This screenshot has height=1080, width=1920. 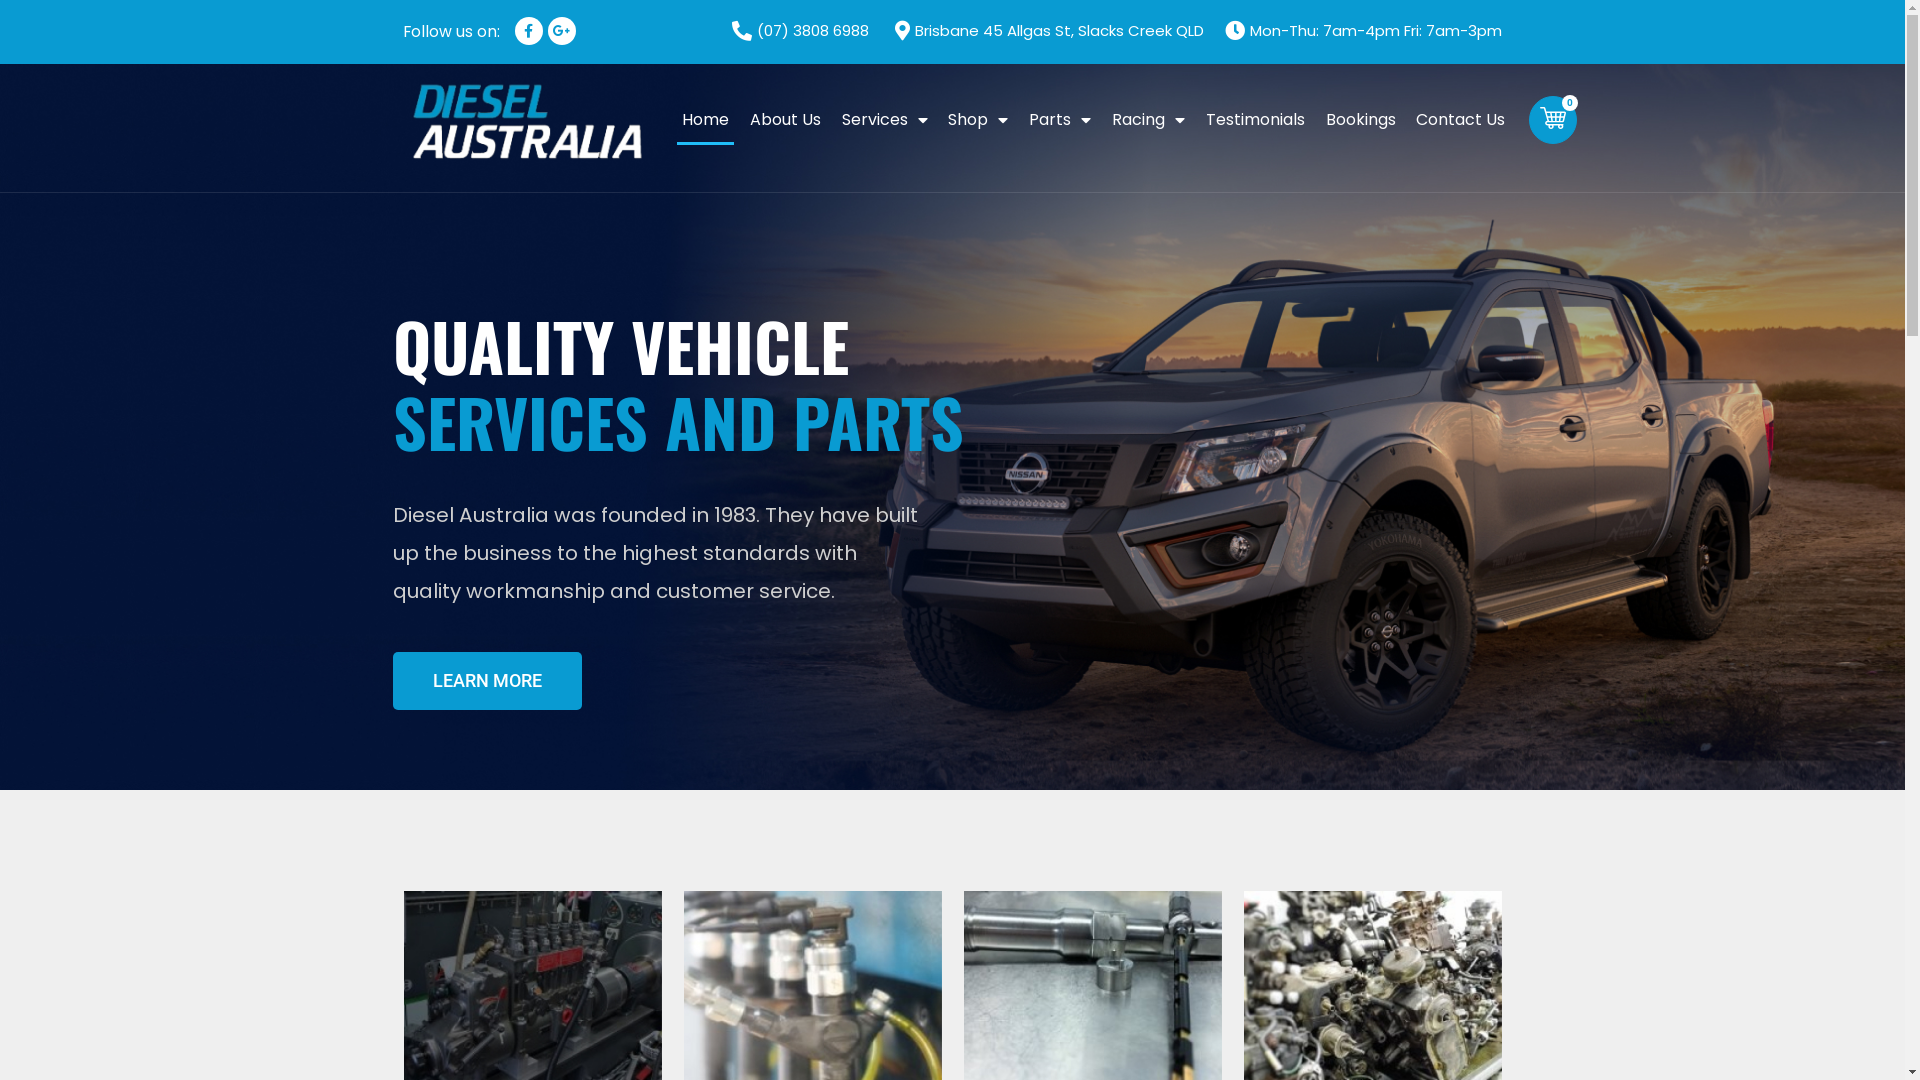 What do you see at coordinates (1528, 119) in the screenshot?
I see `'0'` at bounding box center [1528, 119].